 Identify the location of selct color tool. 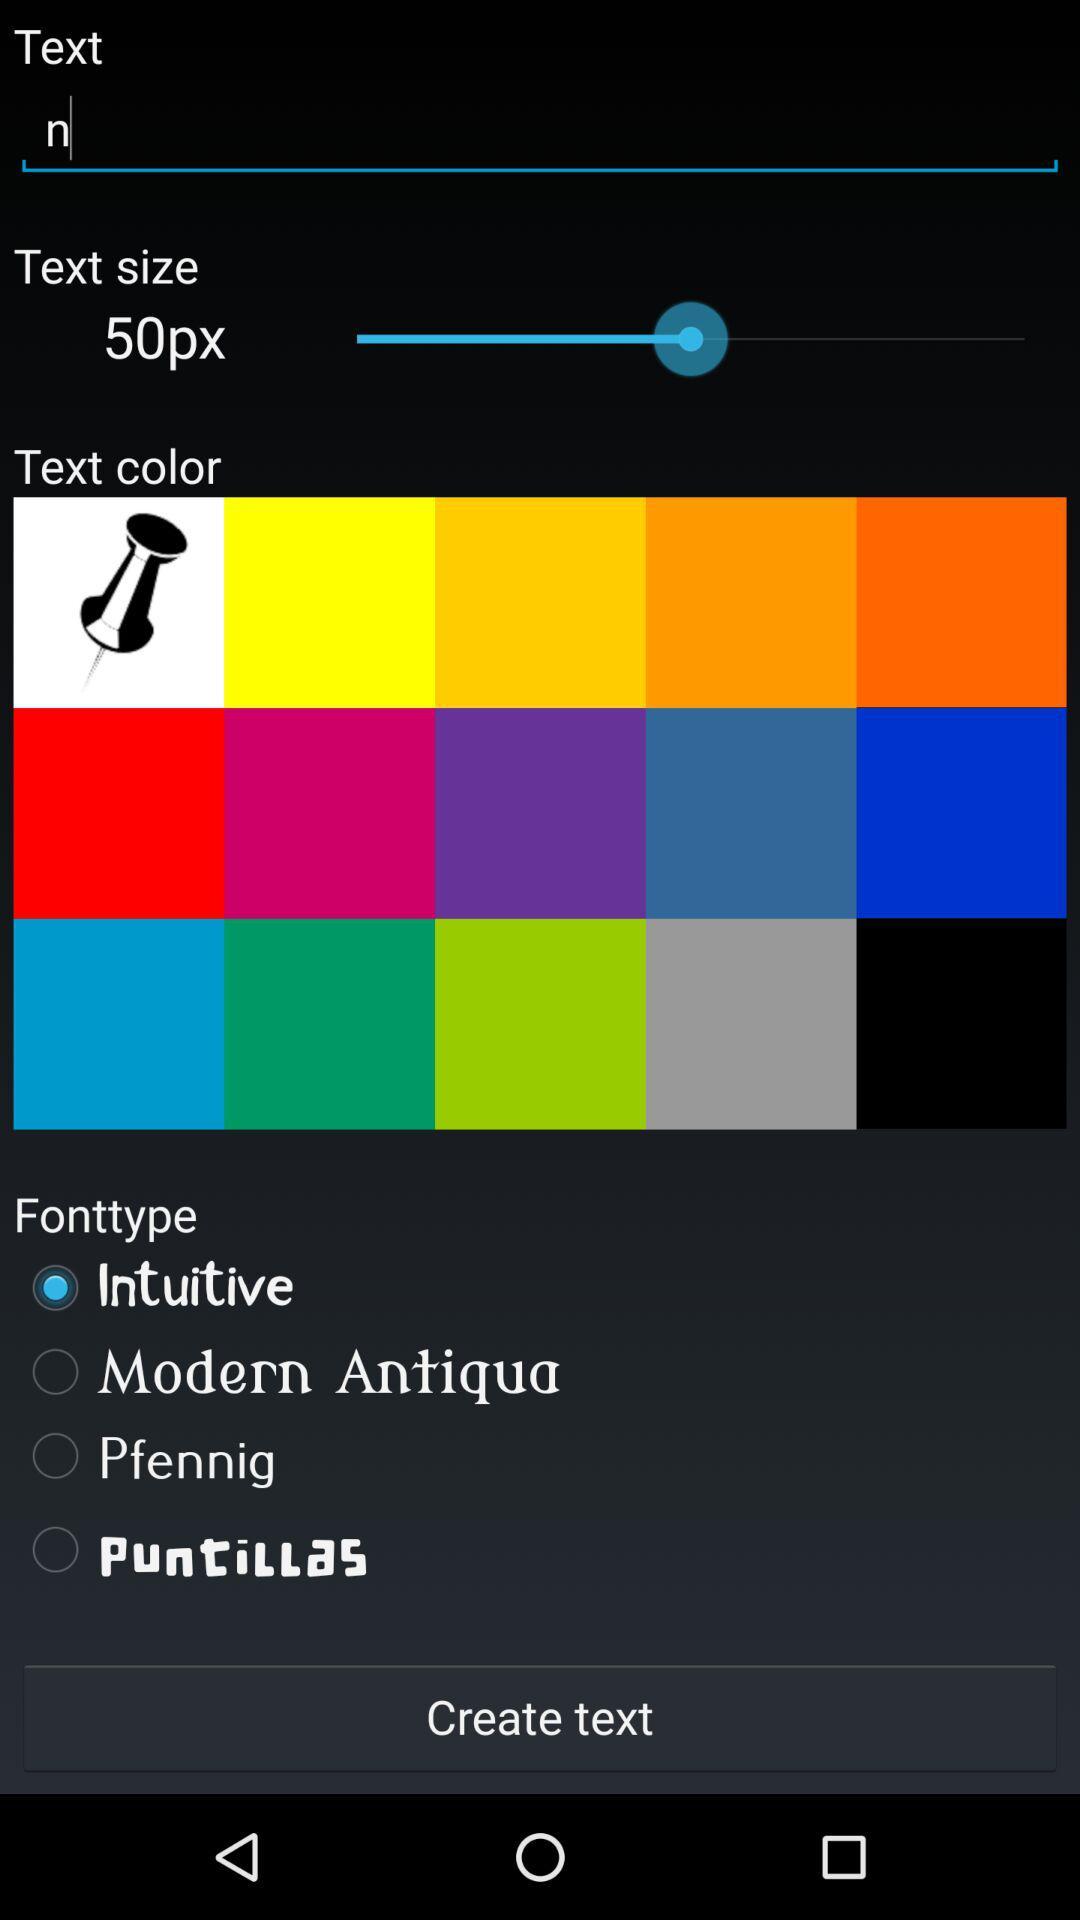
(118, 601).